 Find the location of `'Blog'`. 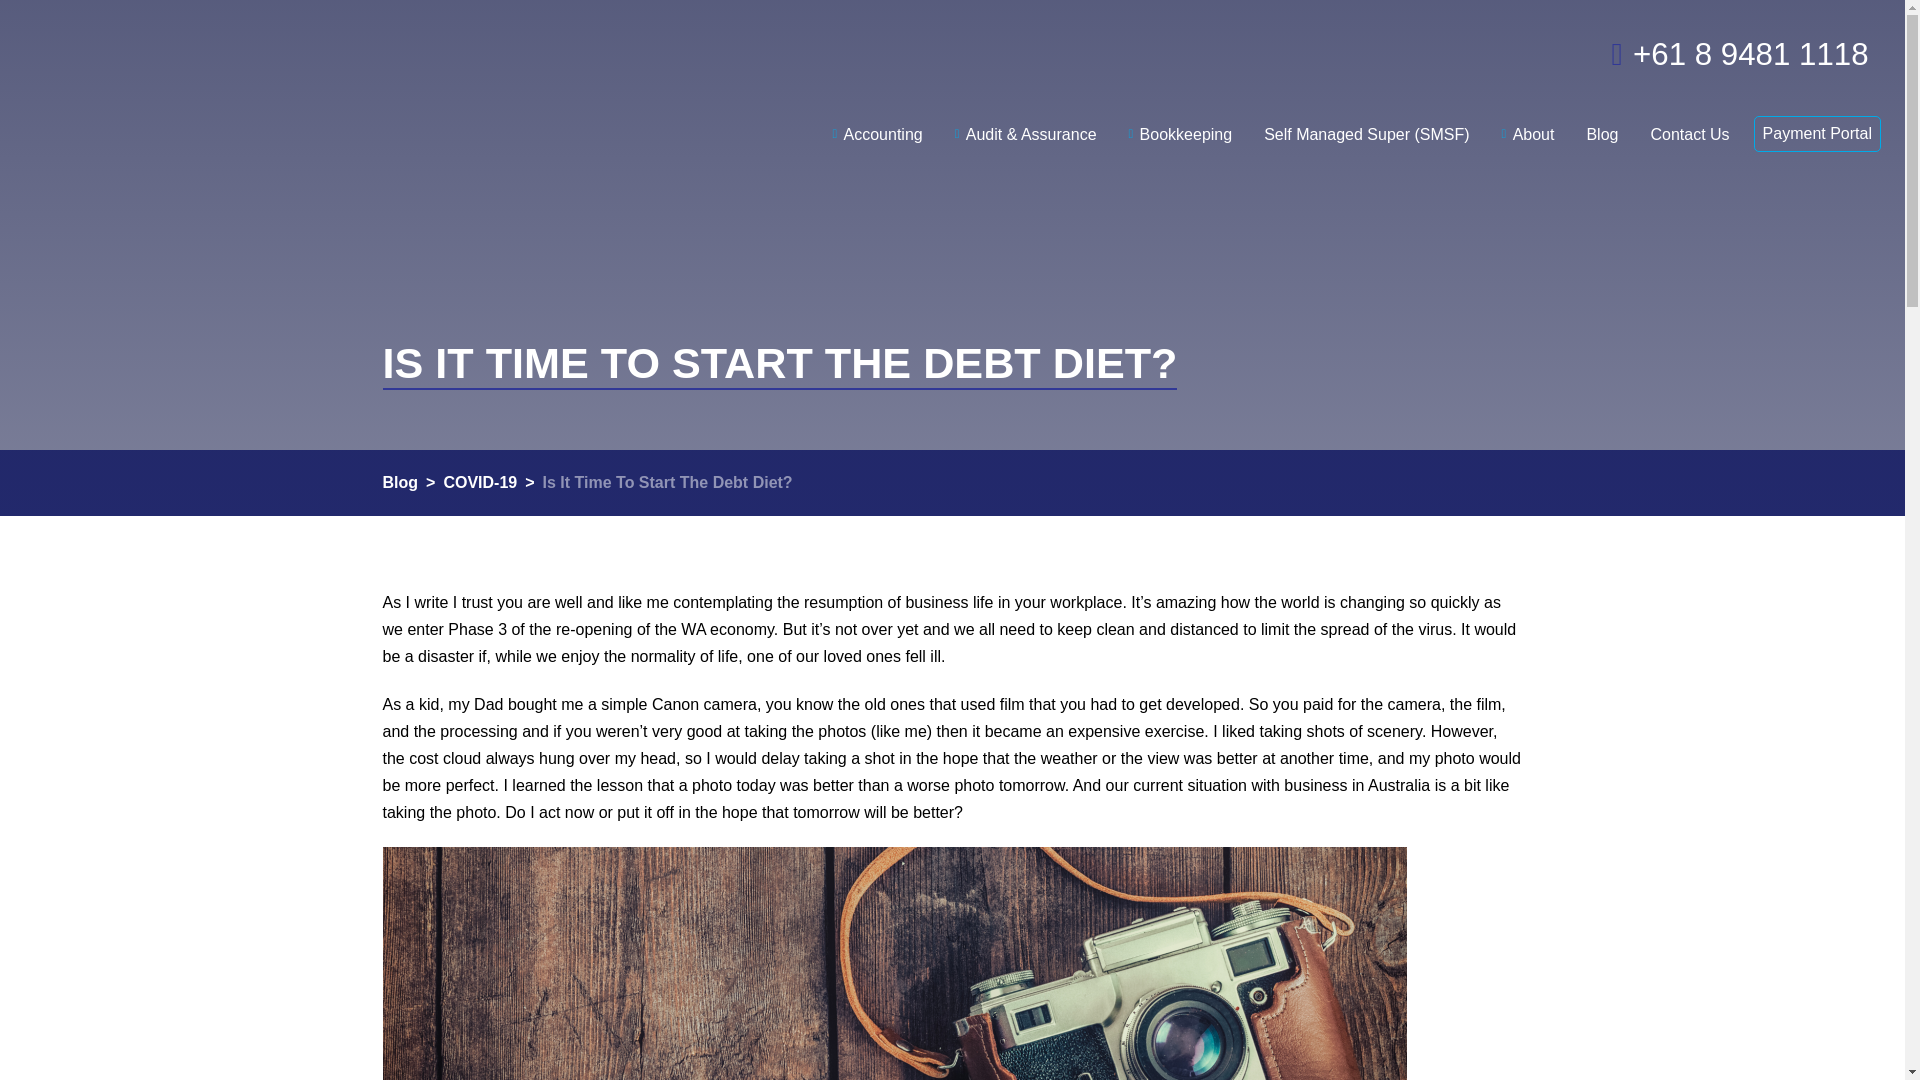

'Blog' is located at coordinates (1602, 119).